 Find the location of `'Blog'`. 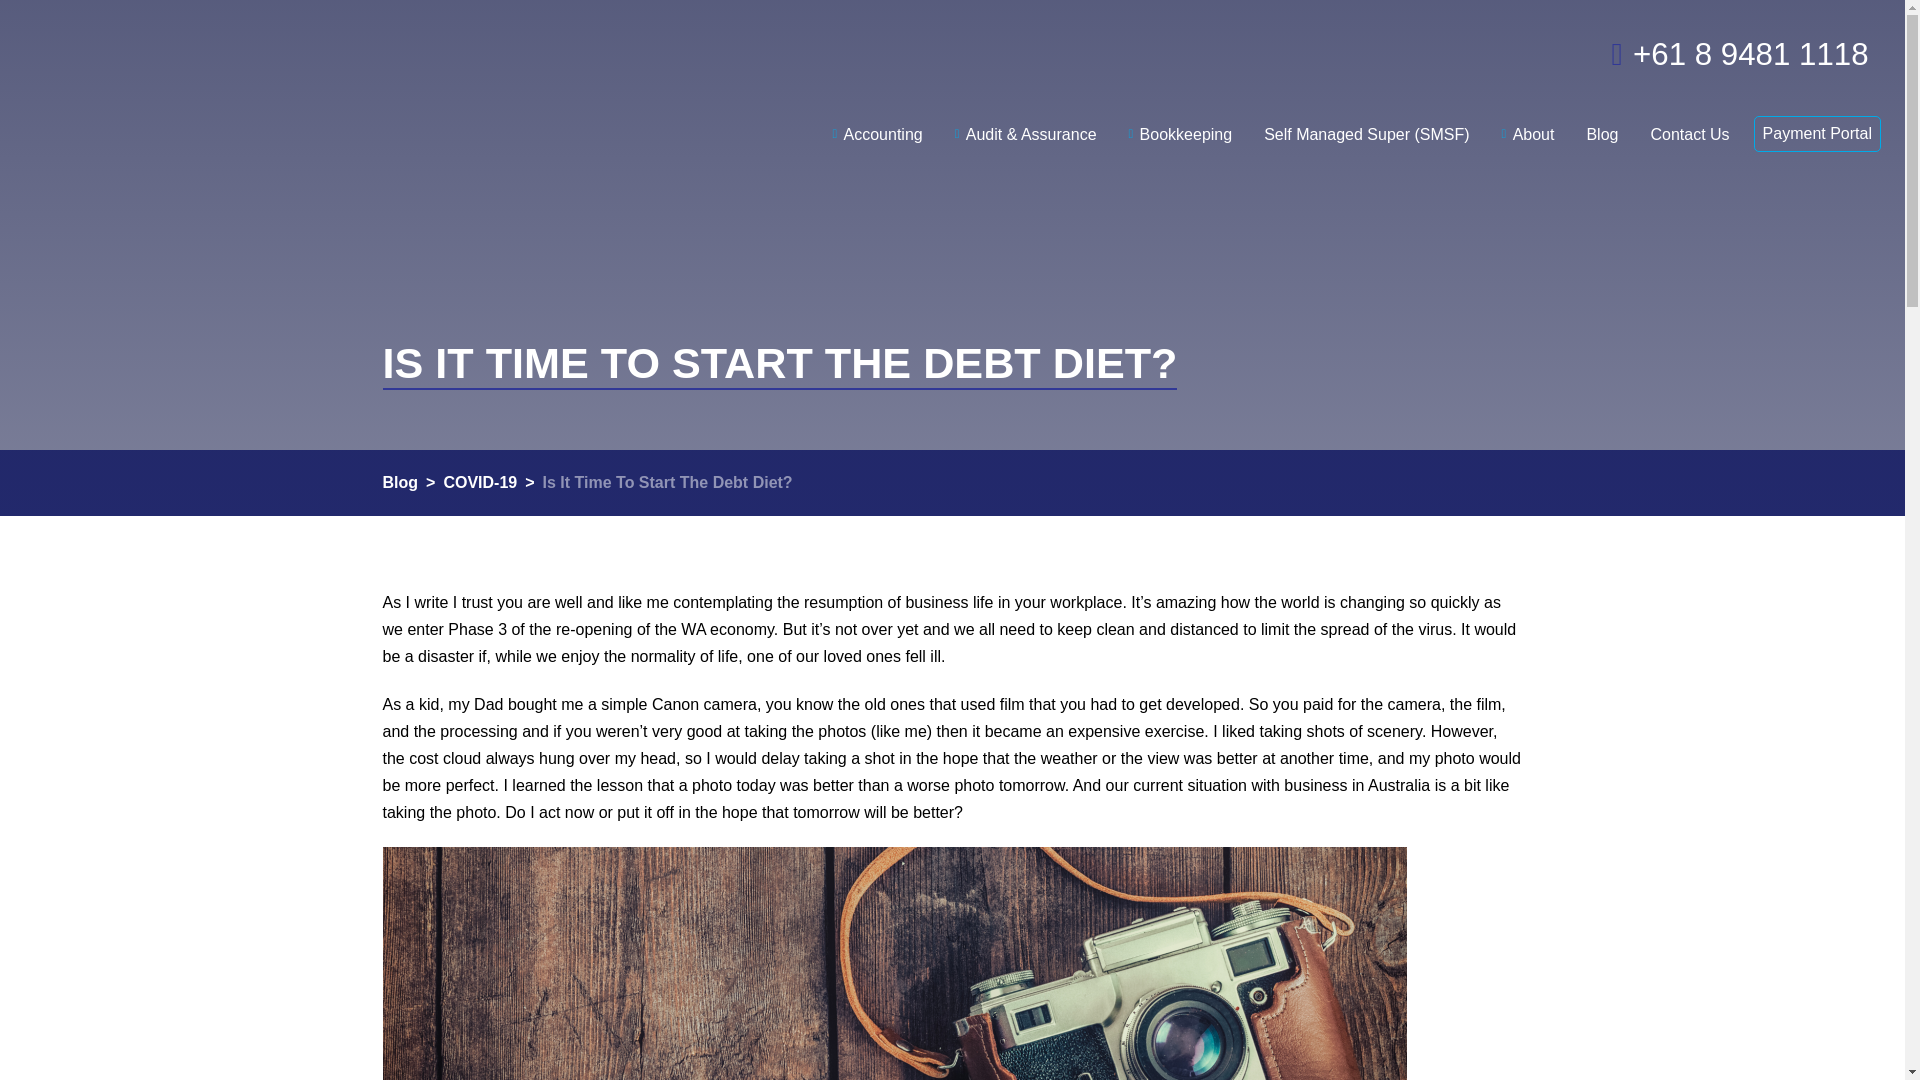

'Blog' is located at coordinates (1602, 119).